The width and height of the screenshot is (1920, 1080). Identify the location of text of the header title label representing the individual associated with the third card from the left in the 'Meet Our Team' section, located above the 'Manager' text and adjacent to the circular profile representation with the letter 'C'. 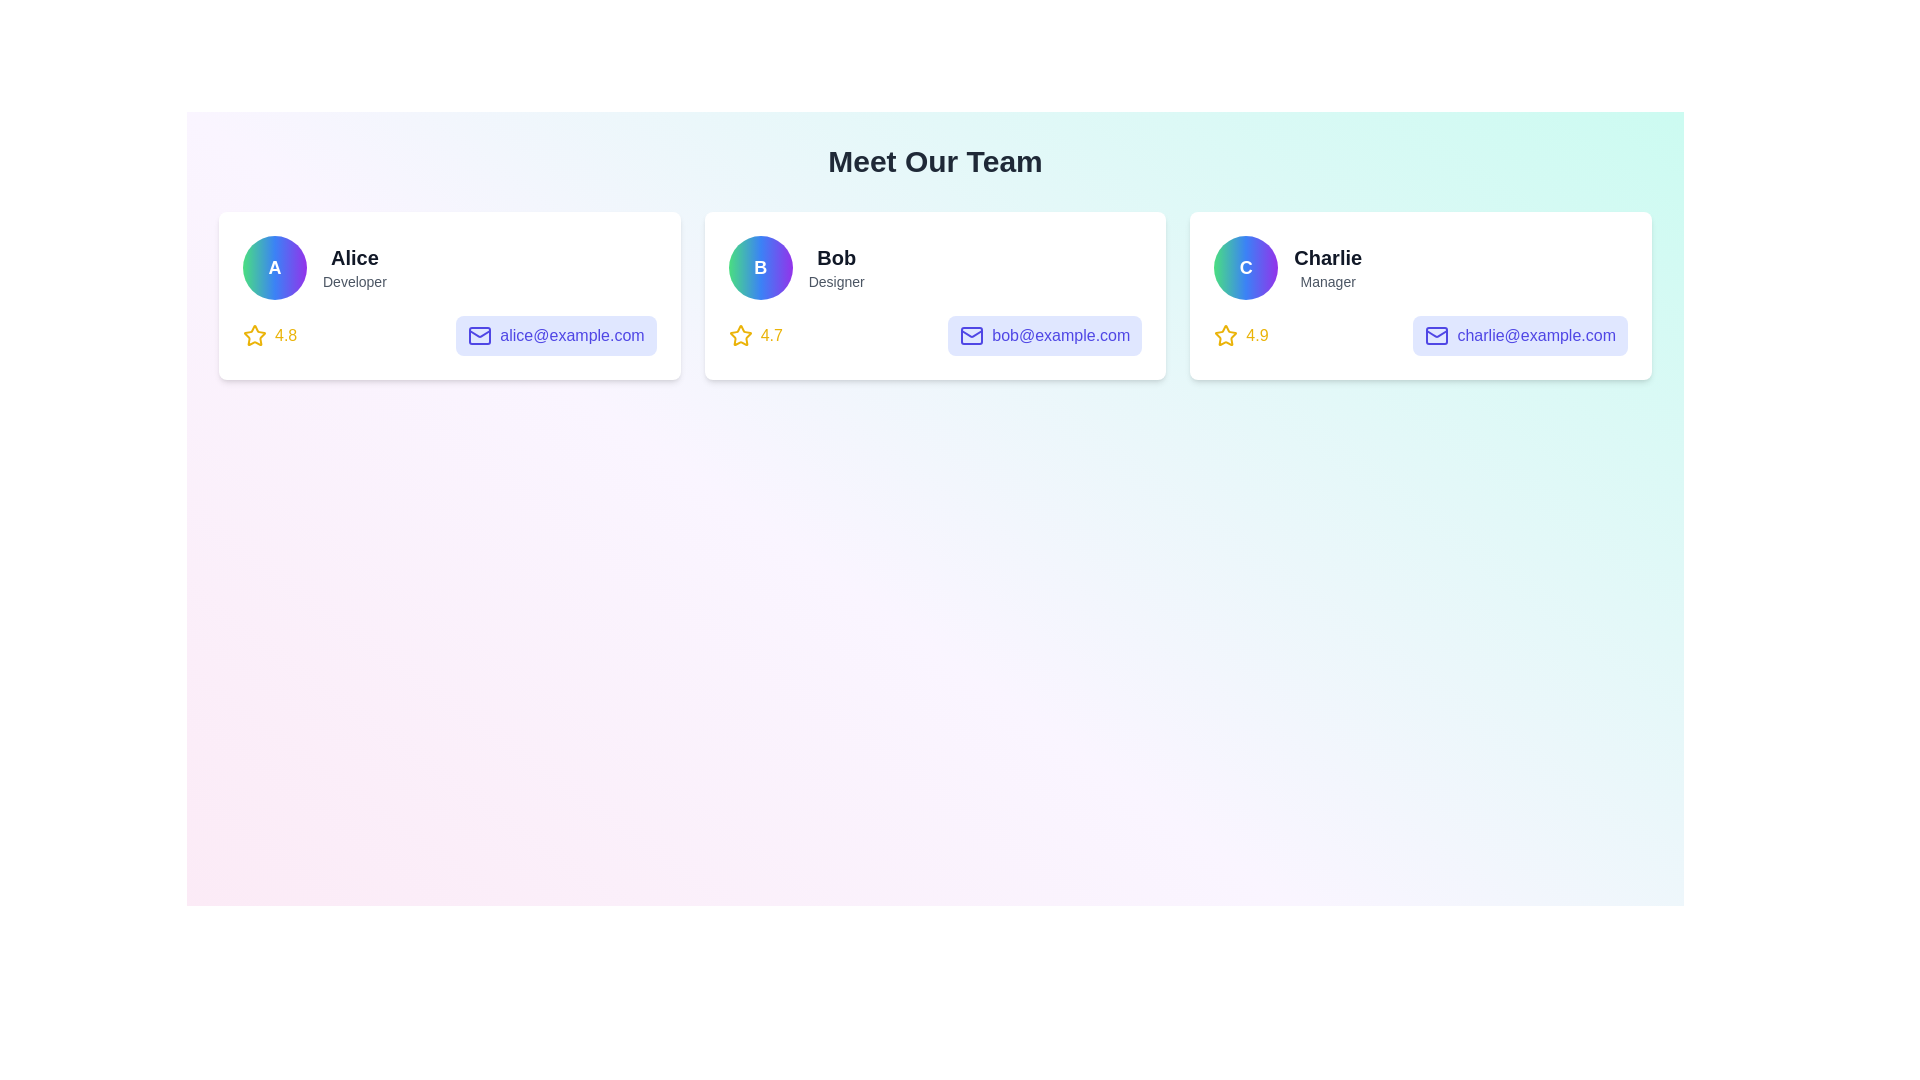
(1328, 257).